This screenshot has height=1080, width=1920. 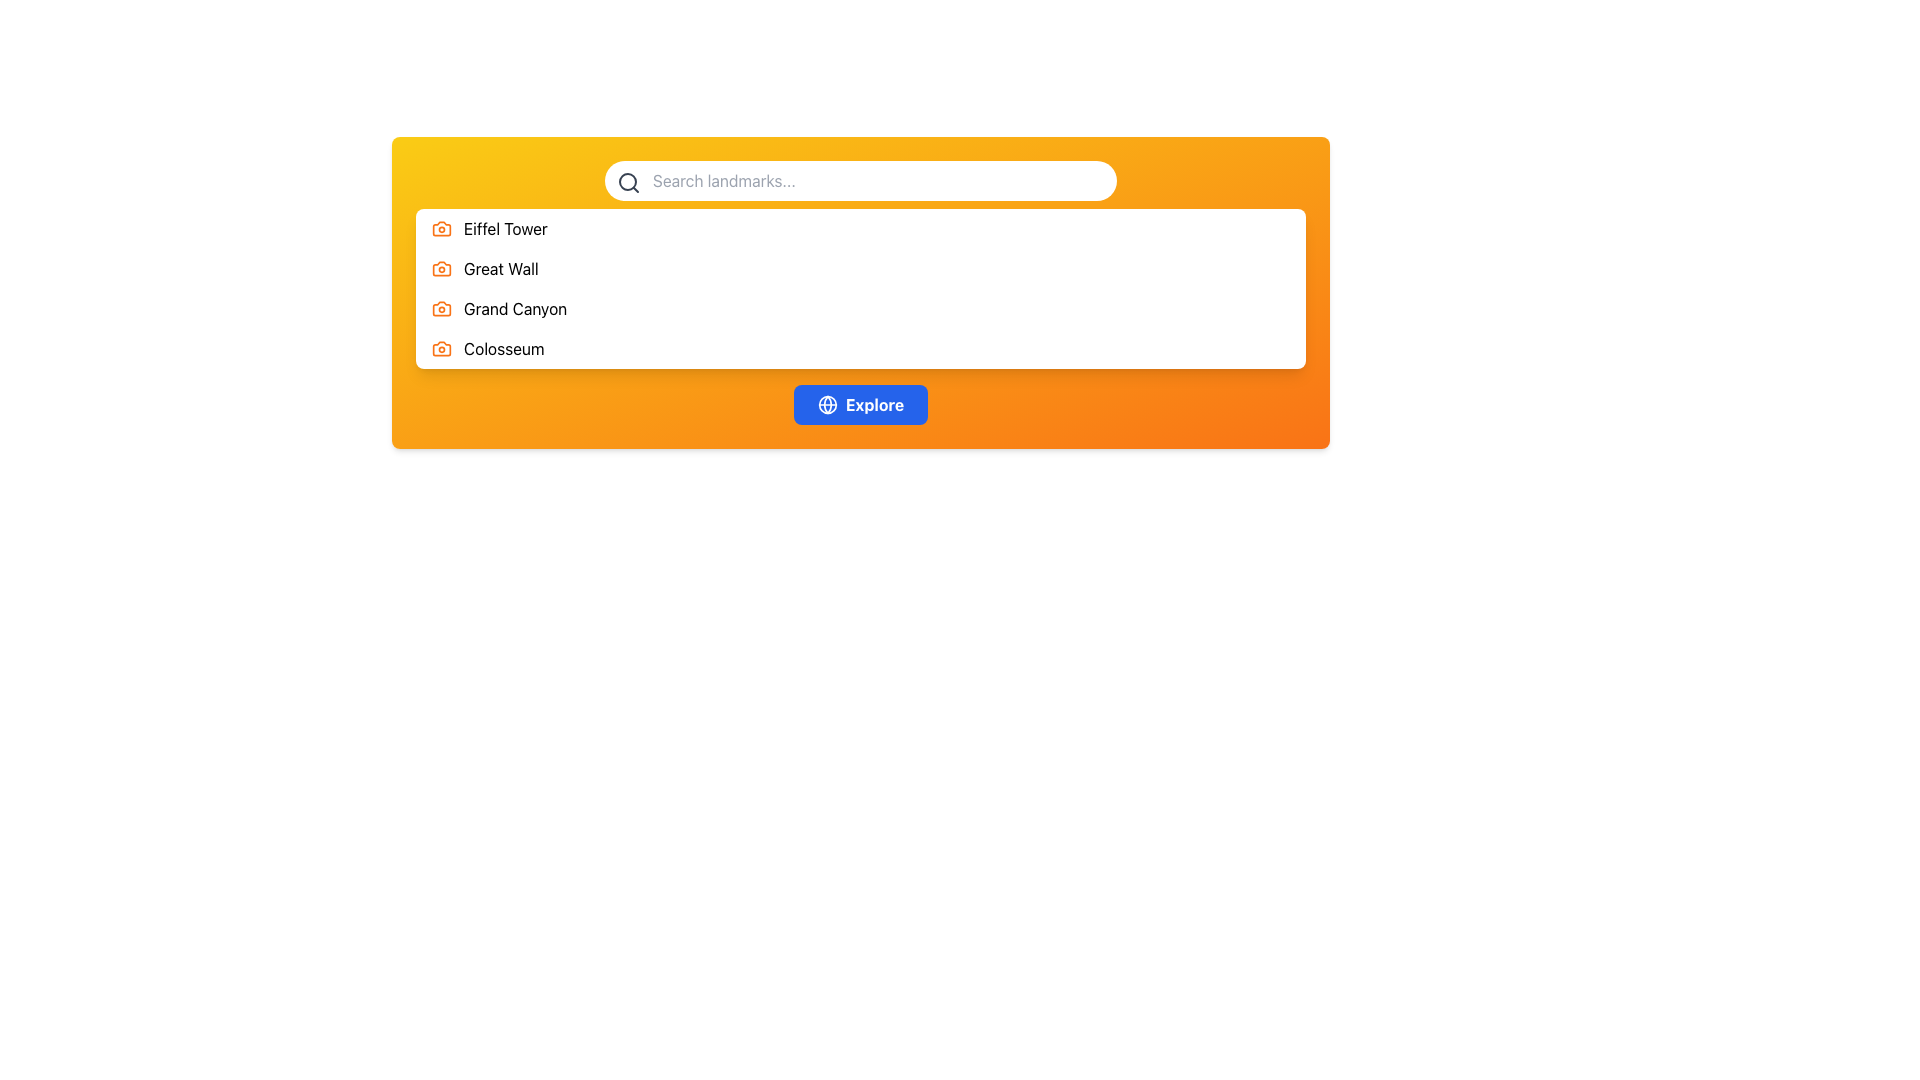 What do you see at coordinates (827, 405) in the screenshot?
I see `the circular globe icon with a blue background located on the left side of the 'Explore' button` at bounding box center [827, 405].